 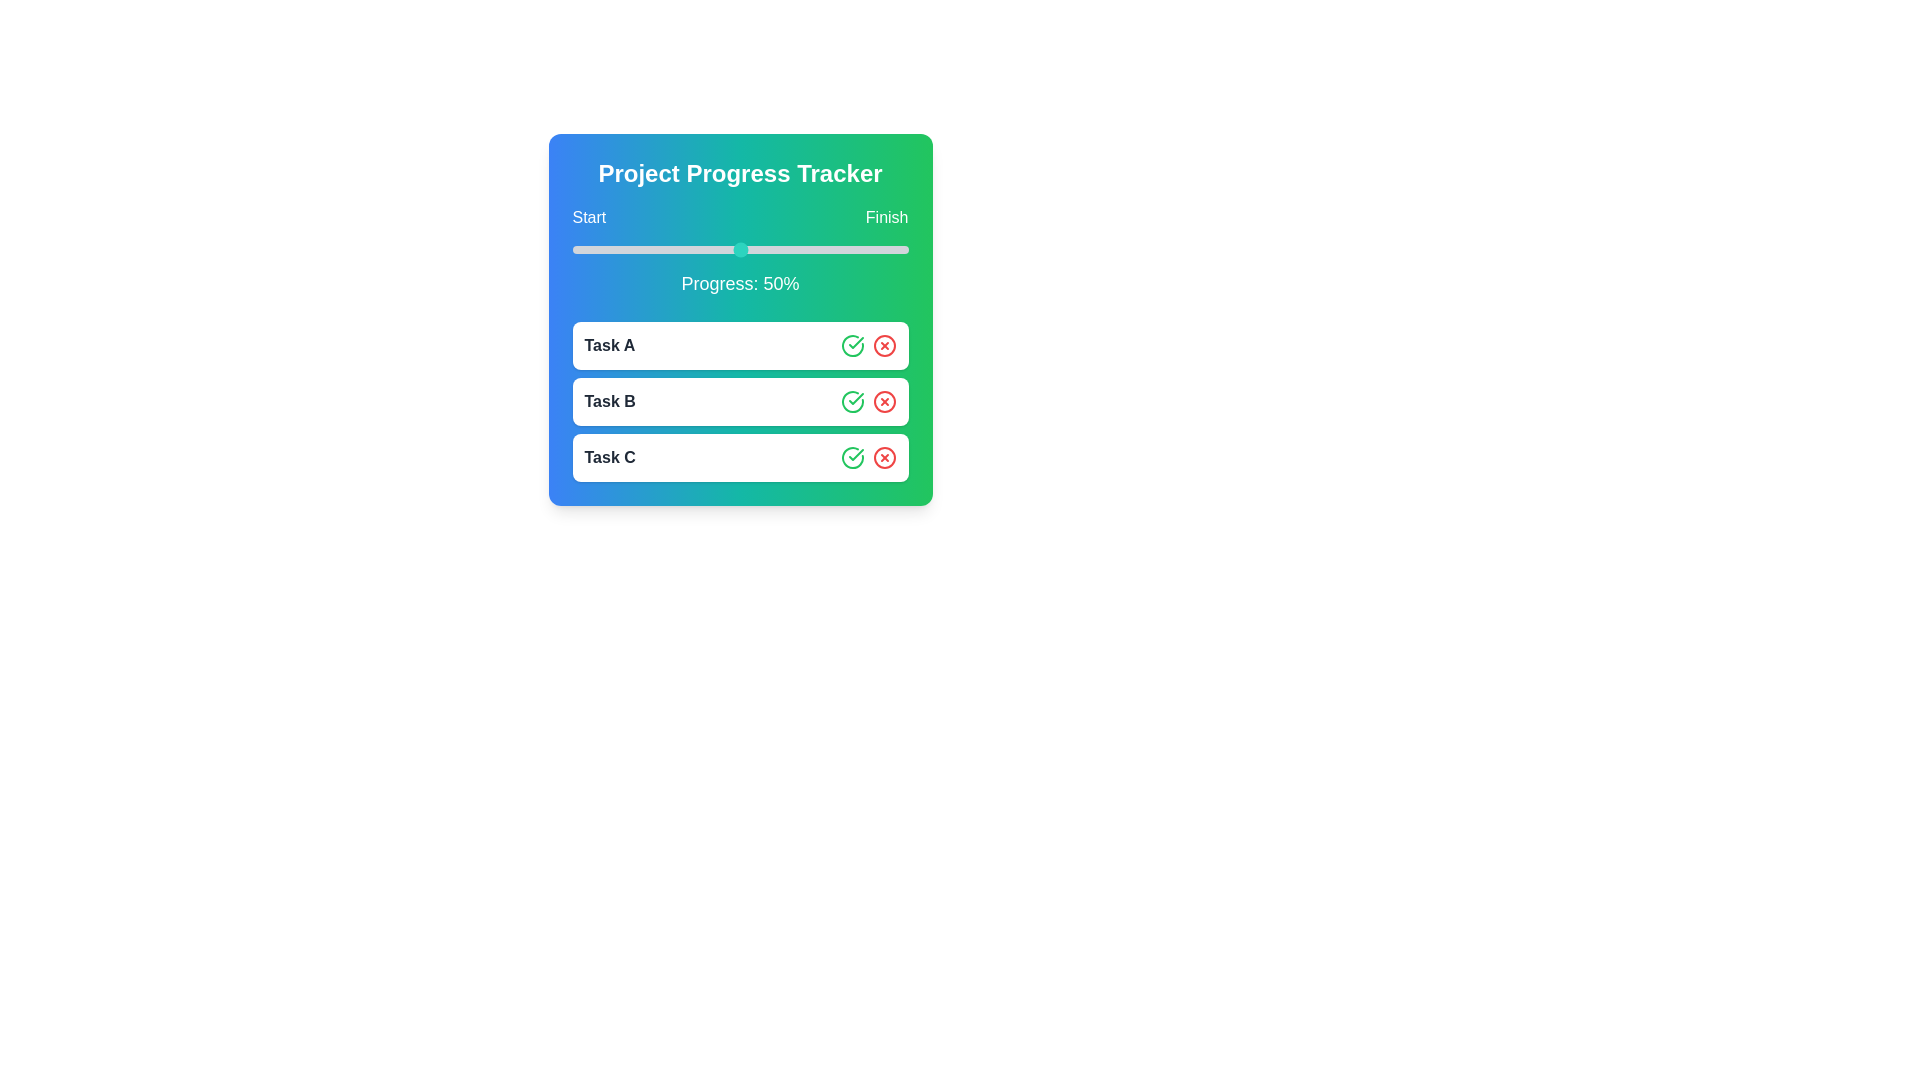 I want to click on the task name Task B to focus or select it, so click(x=609, y=401).